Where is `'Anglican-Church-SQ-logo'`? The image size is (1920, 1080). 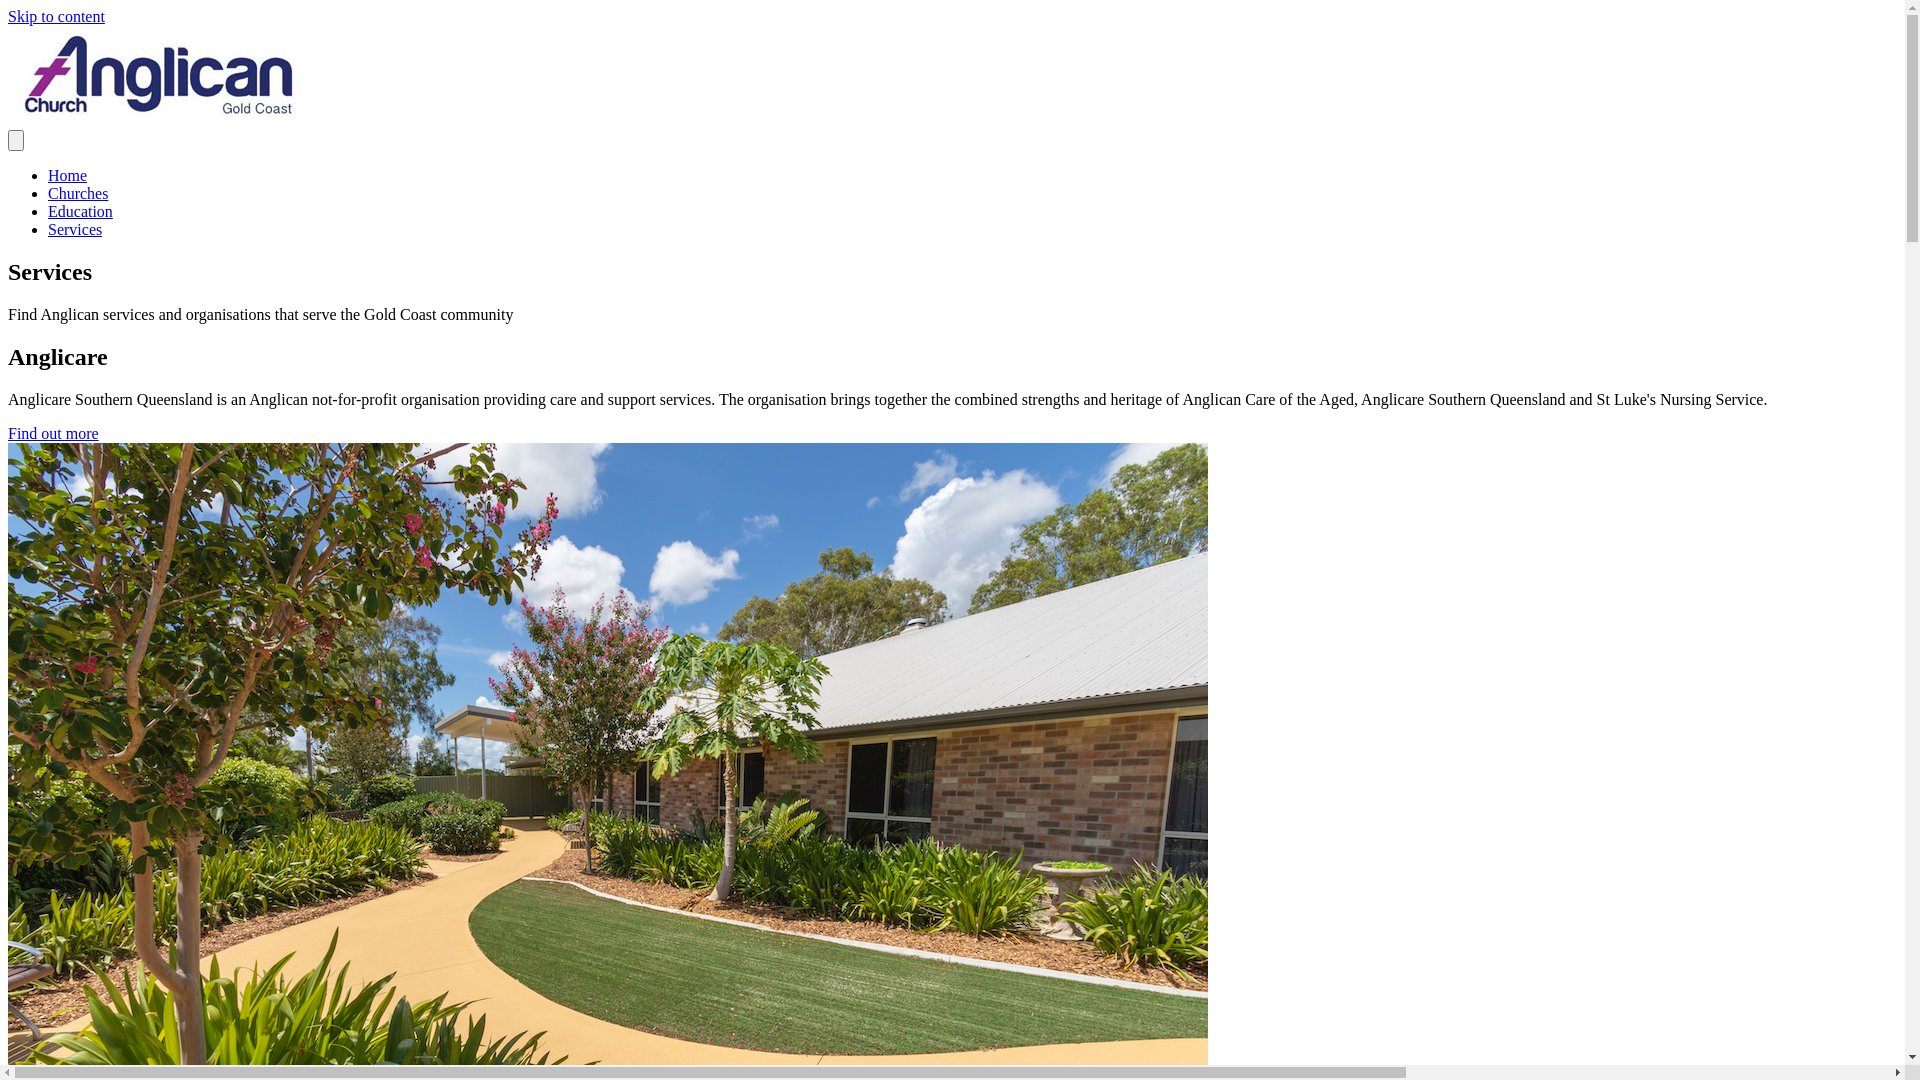 'Anglican-Church-SQ-logo' is located at coordinates (157, 75).